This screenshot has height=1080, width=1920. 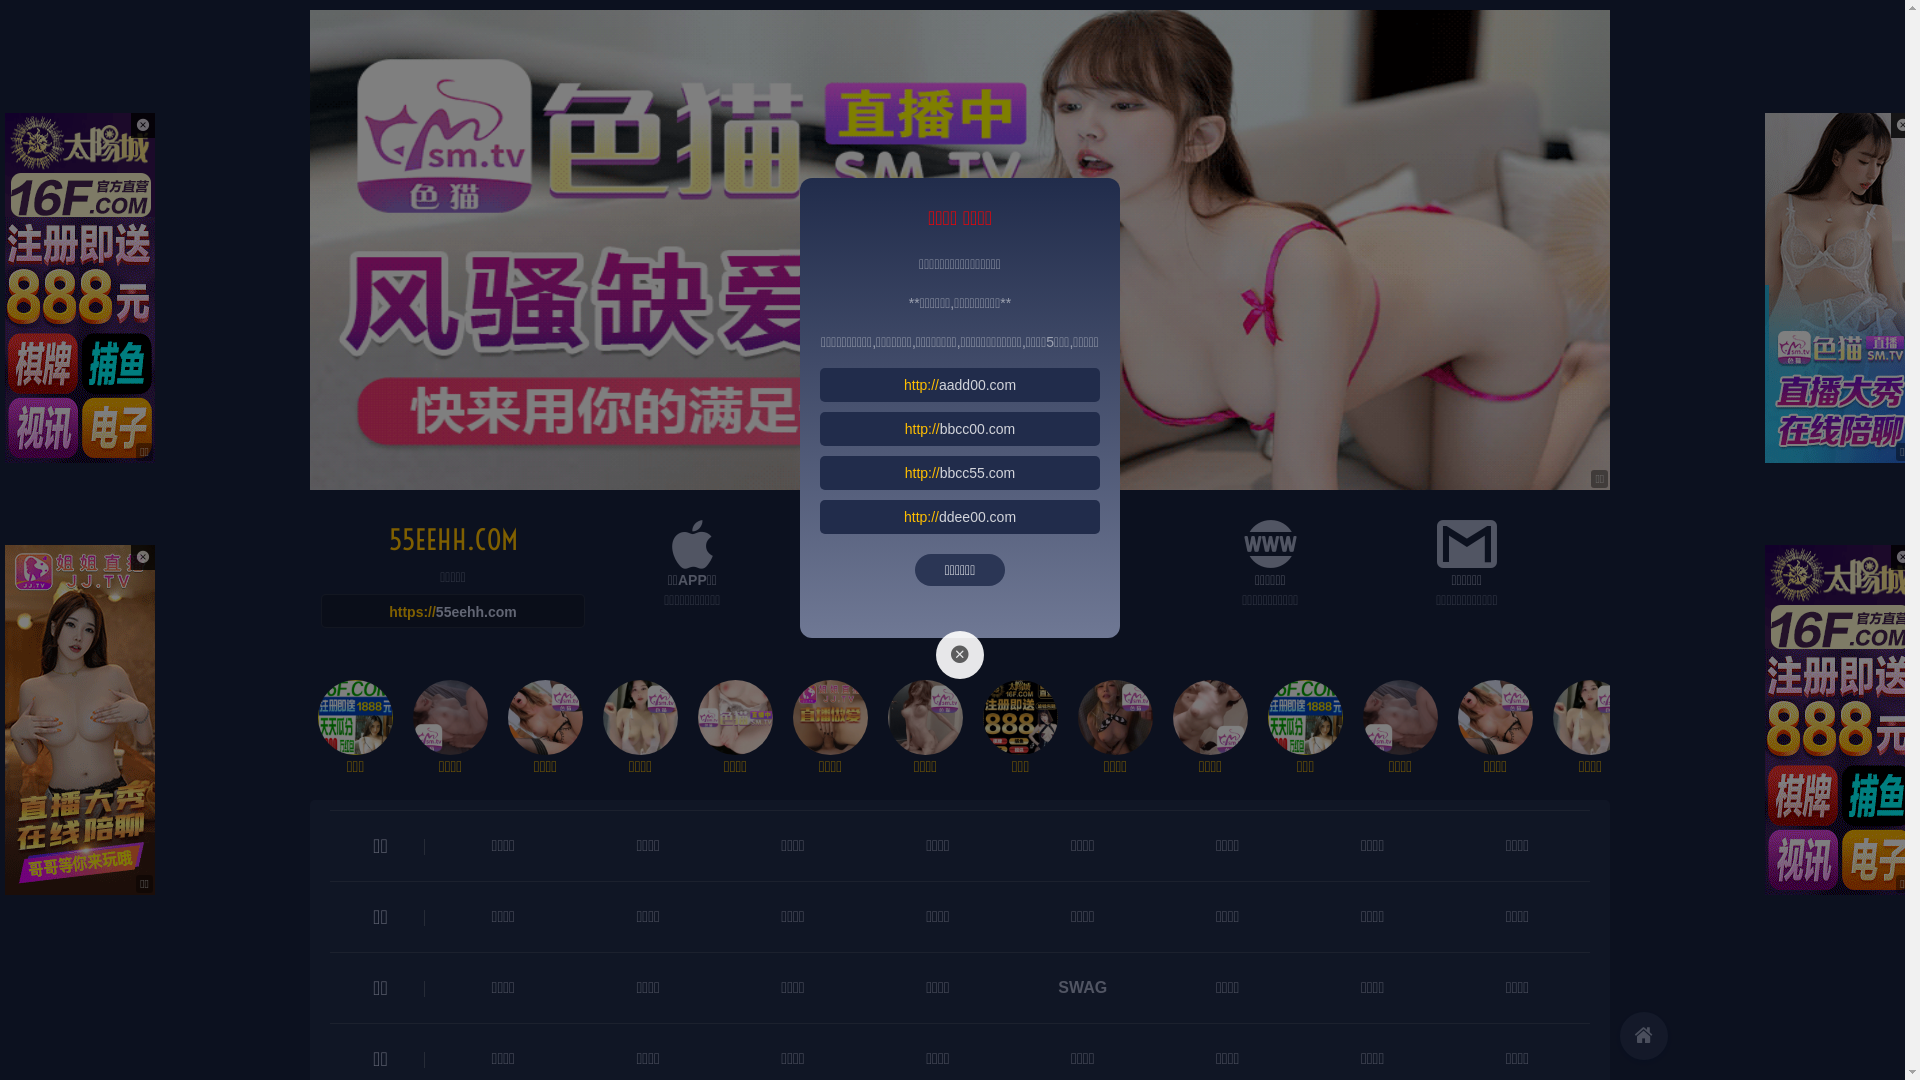 I want to click on 'http://bbcc55.com', so click(x=960, y=473).